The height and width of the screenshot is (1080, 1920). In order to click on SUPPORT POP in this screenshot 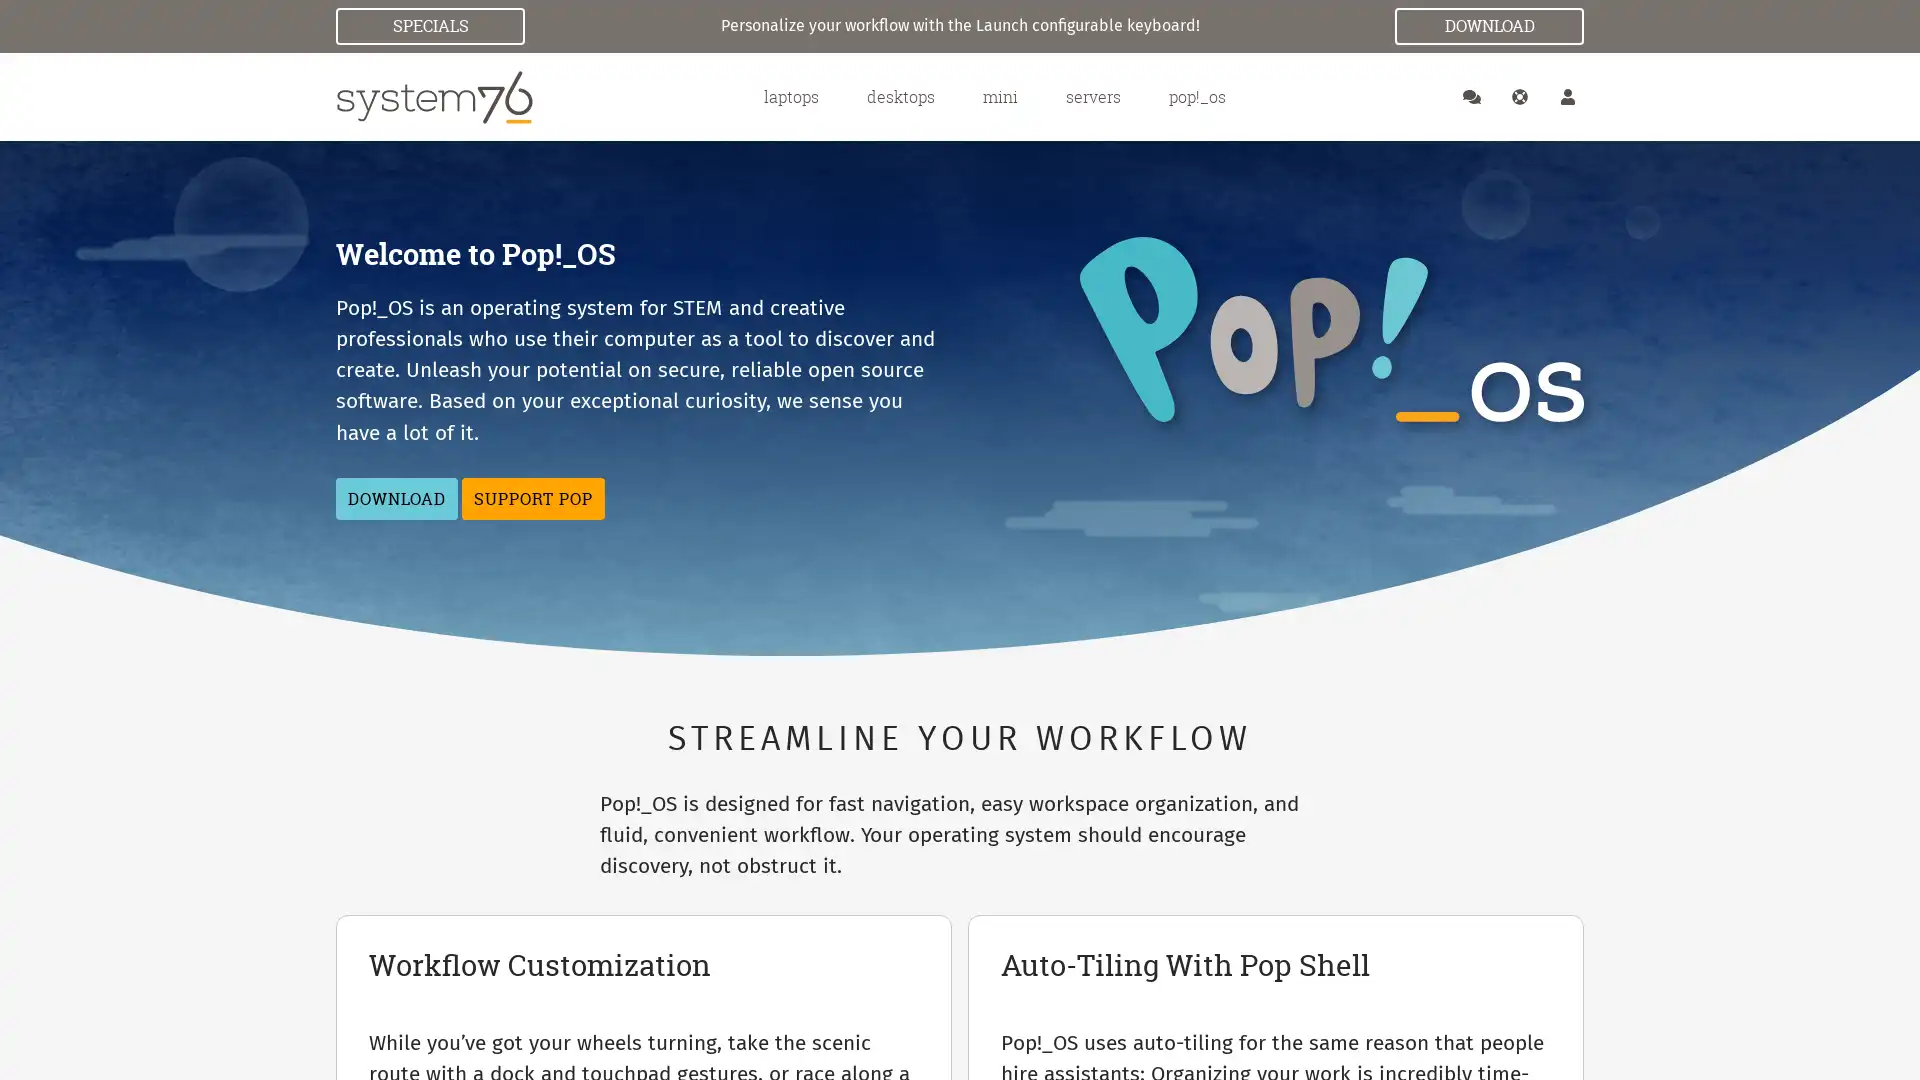, I will do `click(532, 497)`.